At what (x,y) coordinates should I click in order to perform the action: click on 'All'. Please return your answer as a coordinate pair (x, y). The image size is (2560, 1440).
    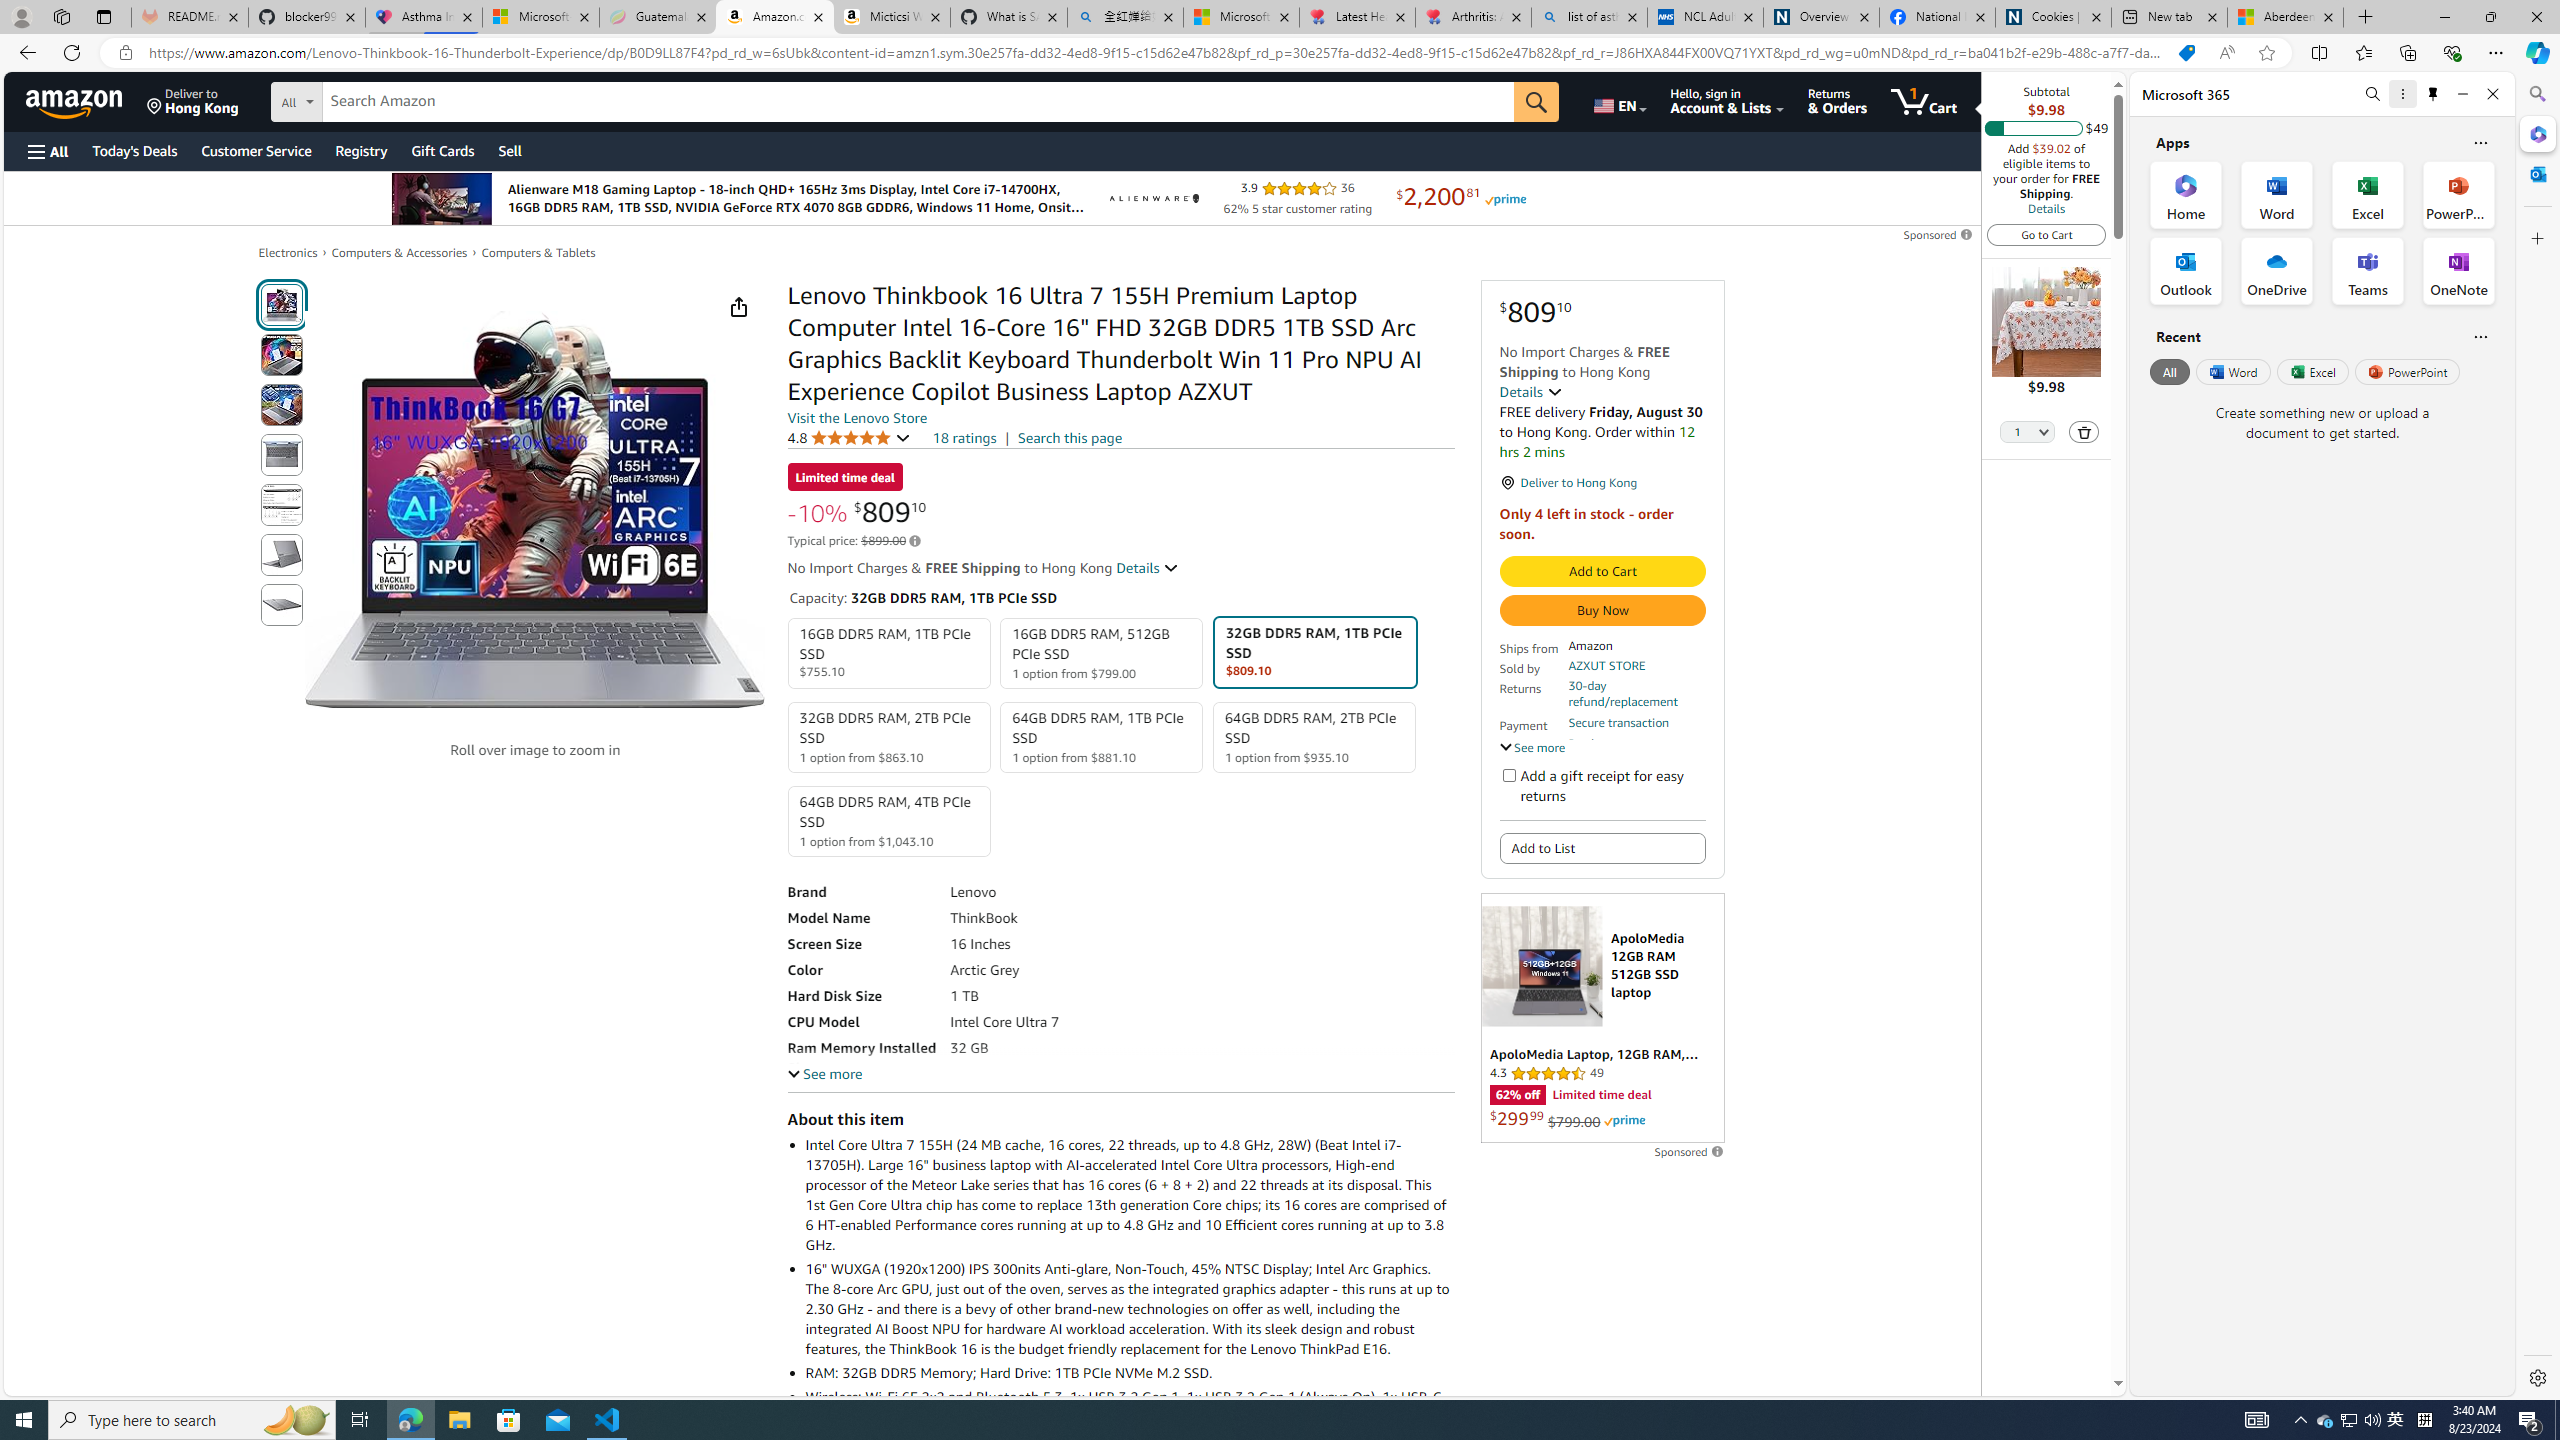
    Looking at the image, I should click on (2168, 371).